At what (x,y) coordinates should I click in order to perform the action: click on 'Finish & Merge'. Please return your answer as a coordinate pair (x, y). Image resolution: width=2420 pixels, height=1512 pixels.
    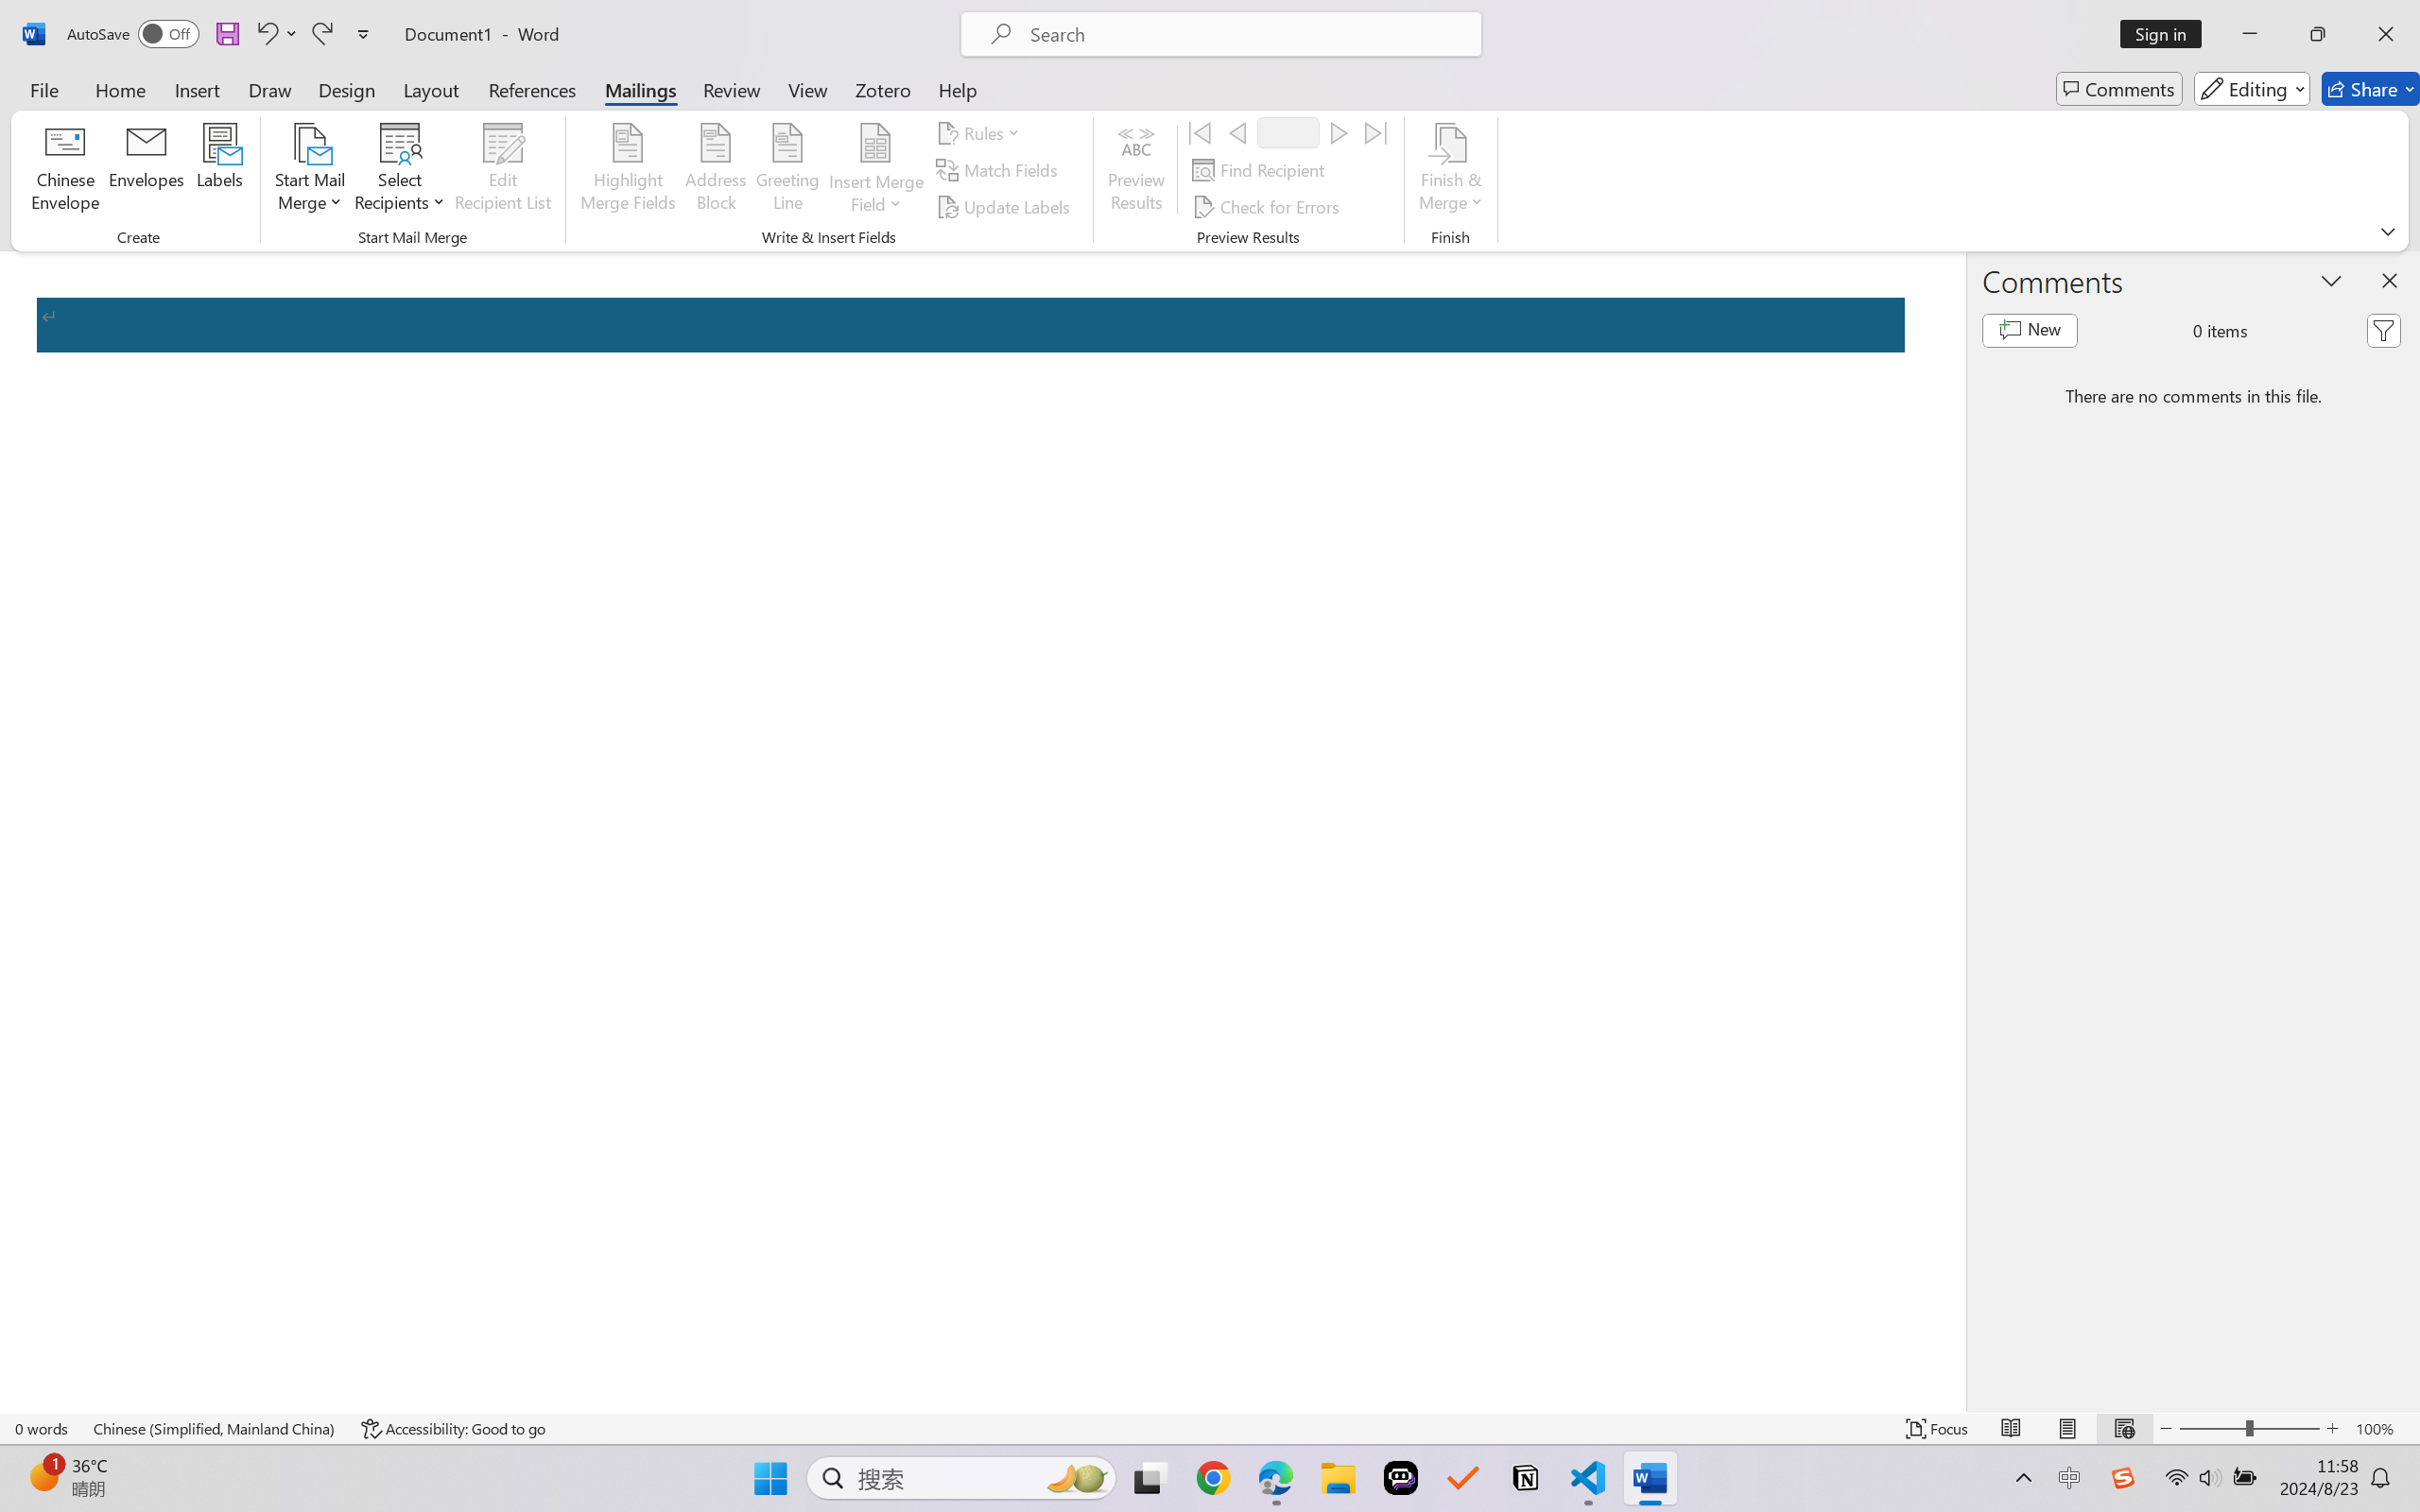
    Looking at the image, I should click on (1449, 170).